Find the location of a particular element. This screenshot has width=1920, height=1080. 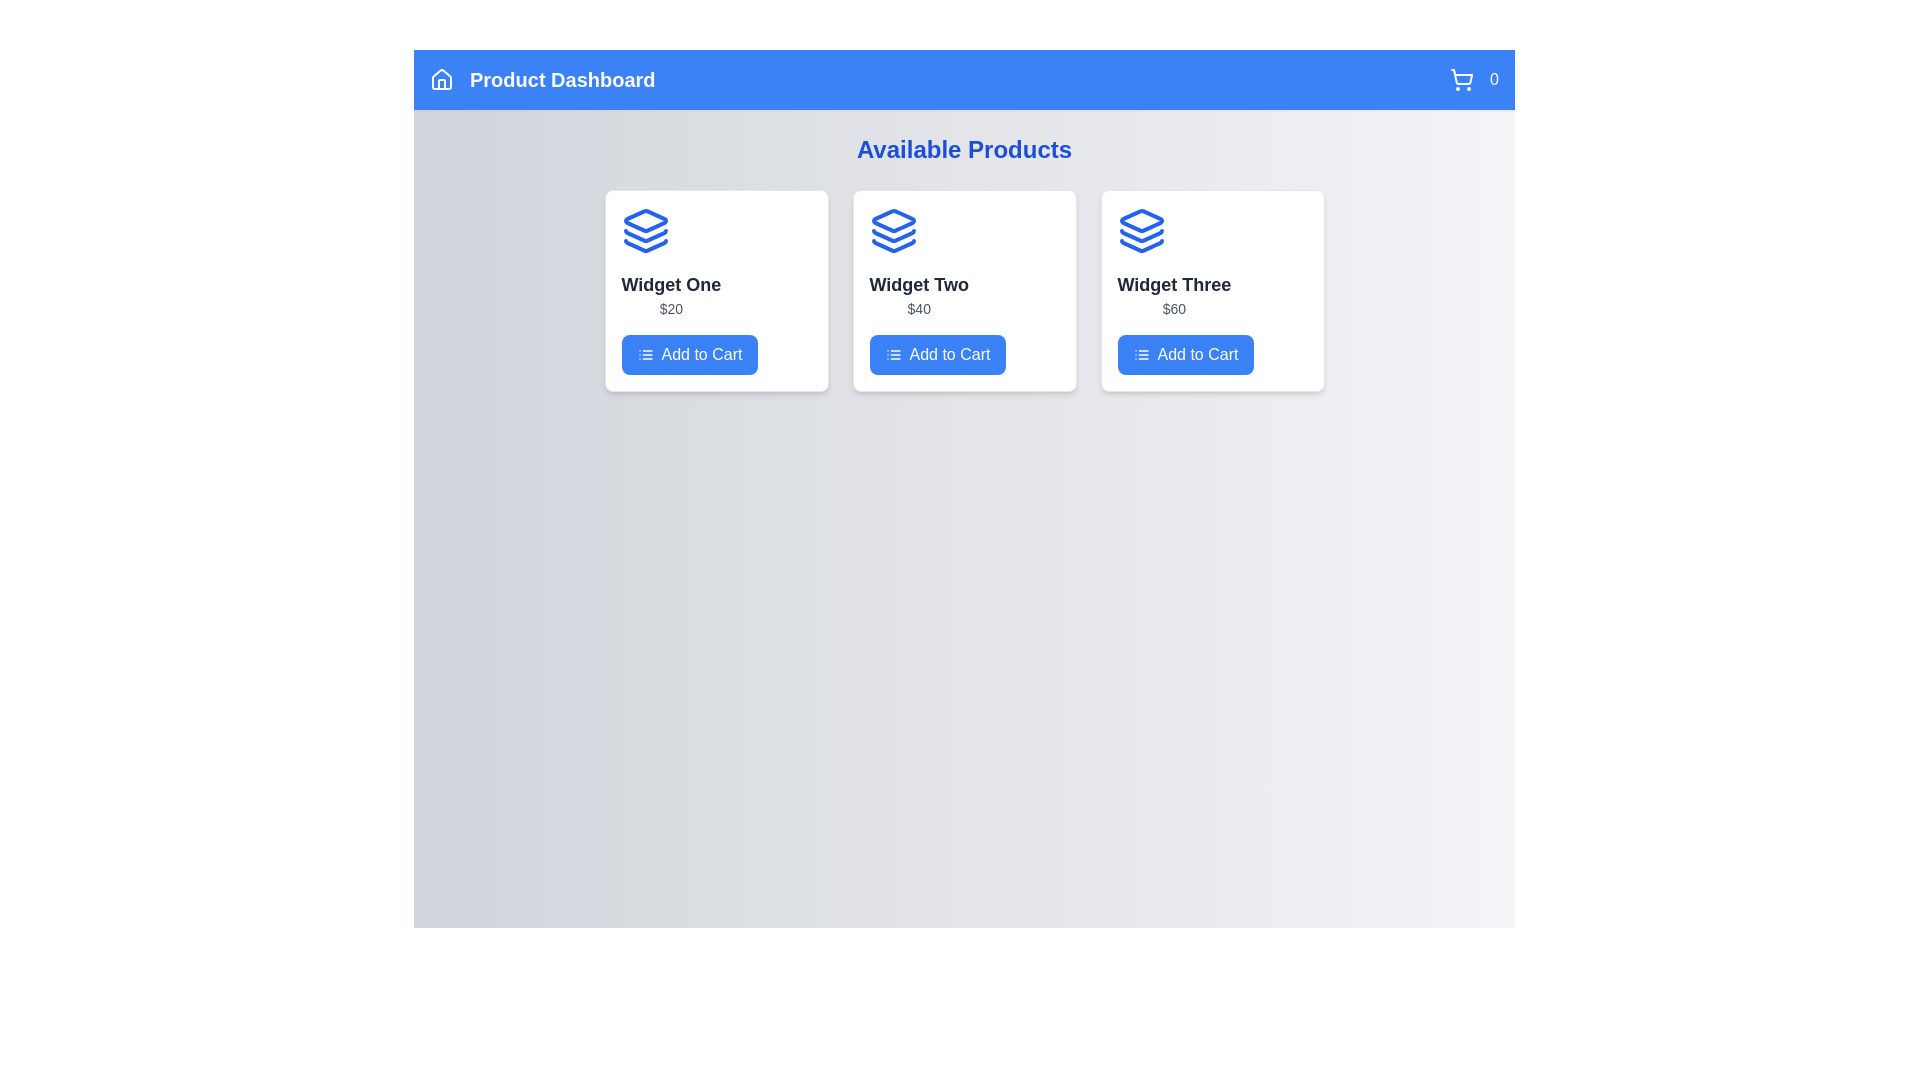

the text label displaying the price '$60' located beneath the title 'Widget Three' in the rightmost product card of the 'Available Products' section is located at coordinates (1174, 308).